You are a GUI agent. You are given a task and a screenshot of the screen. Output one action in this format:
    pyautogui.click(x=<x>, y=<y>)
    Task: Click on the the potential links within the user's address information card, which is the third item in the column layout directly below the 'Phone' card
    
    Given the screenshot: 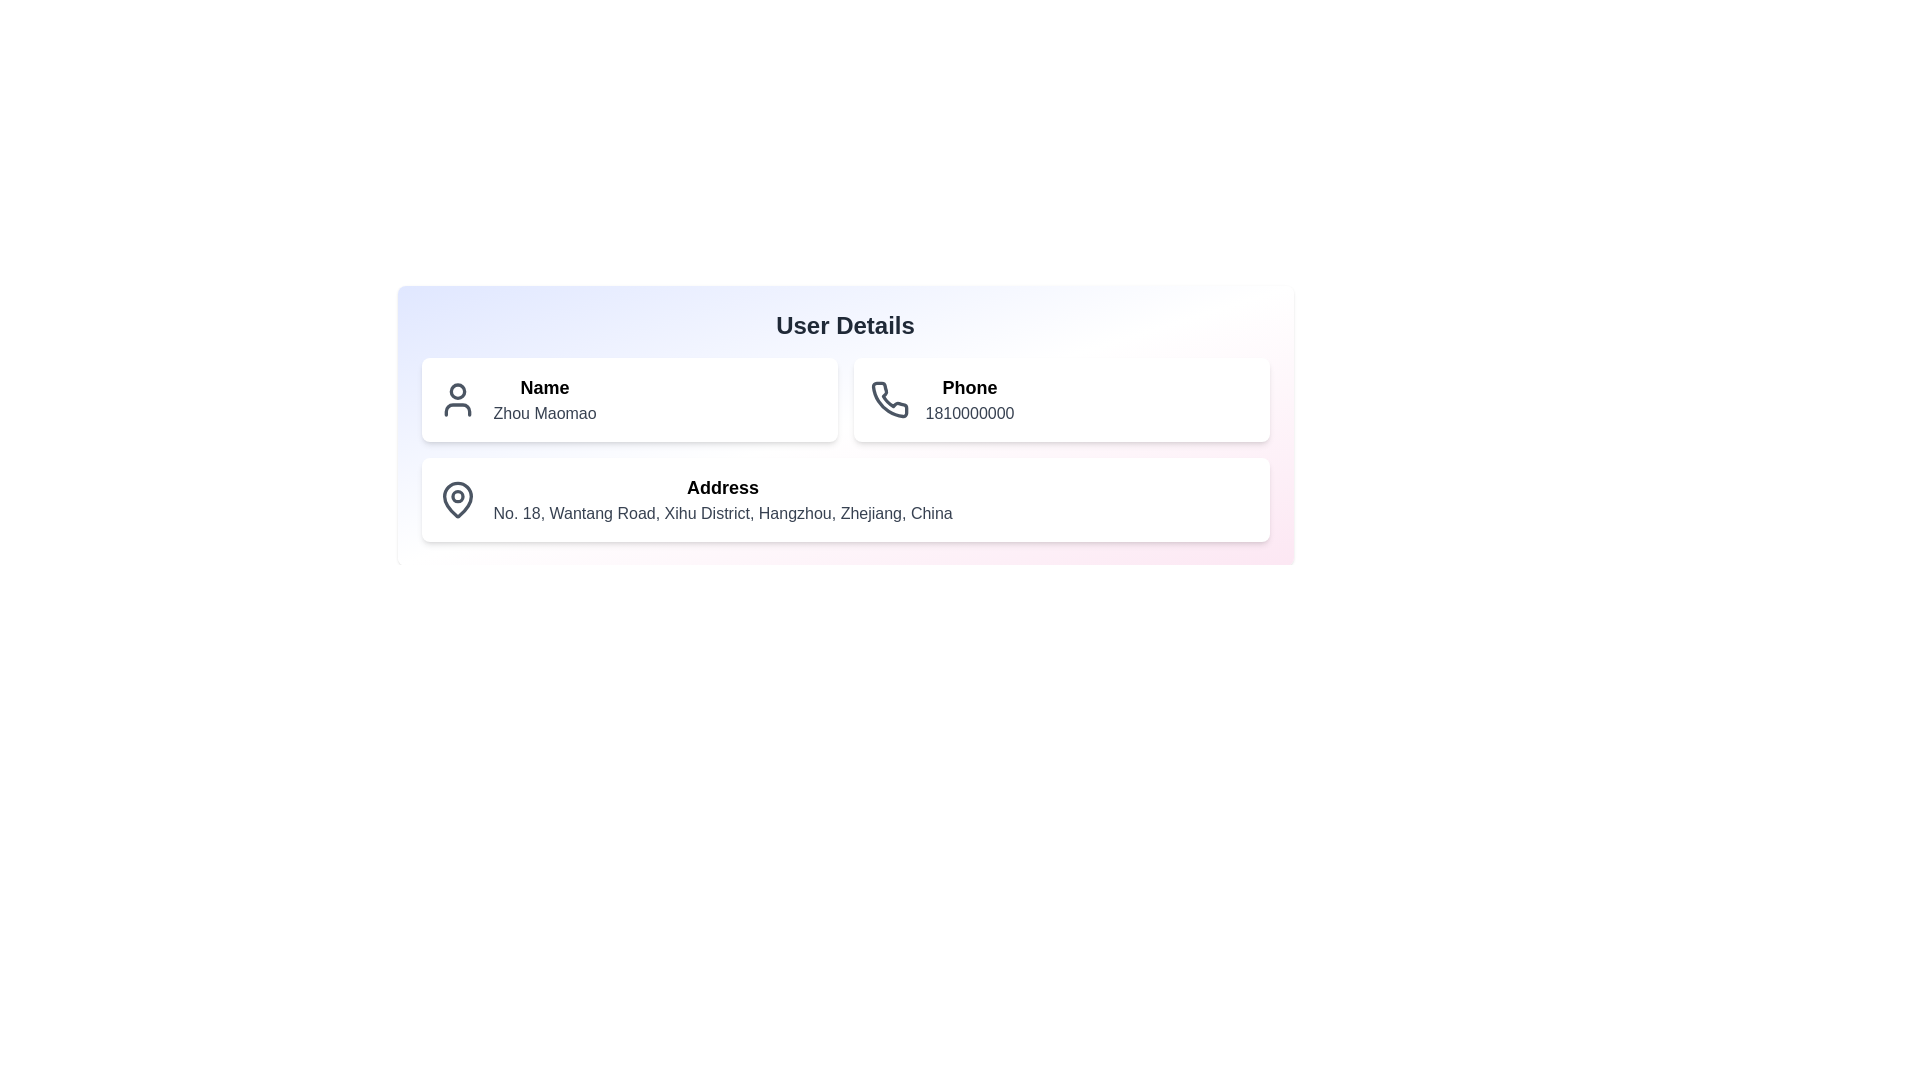 What is the action you would take?
    pyautogui.click(x=845, y=499)
    